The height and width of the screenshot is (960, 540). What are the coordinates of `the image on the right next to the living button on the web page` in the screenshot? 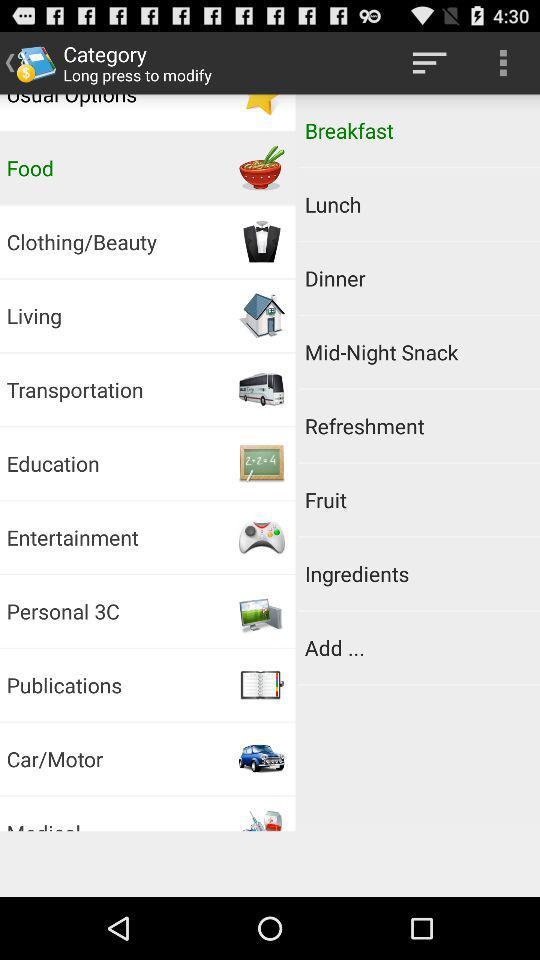 It's located at (262, 316).